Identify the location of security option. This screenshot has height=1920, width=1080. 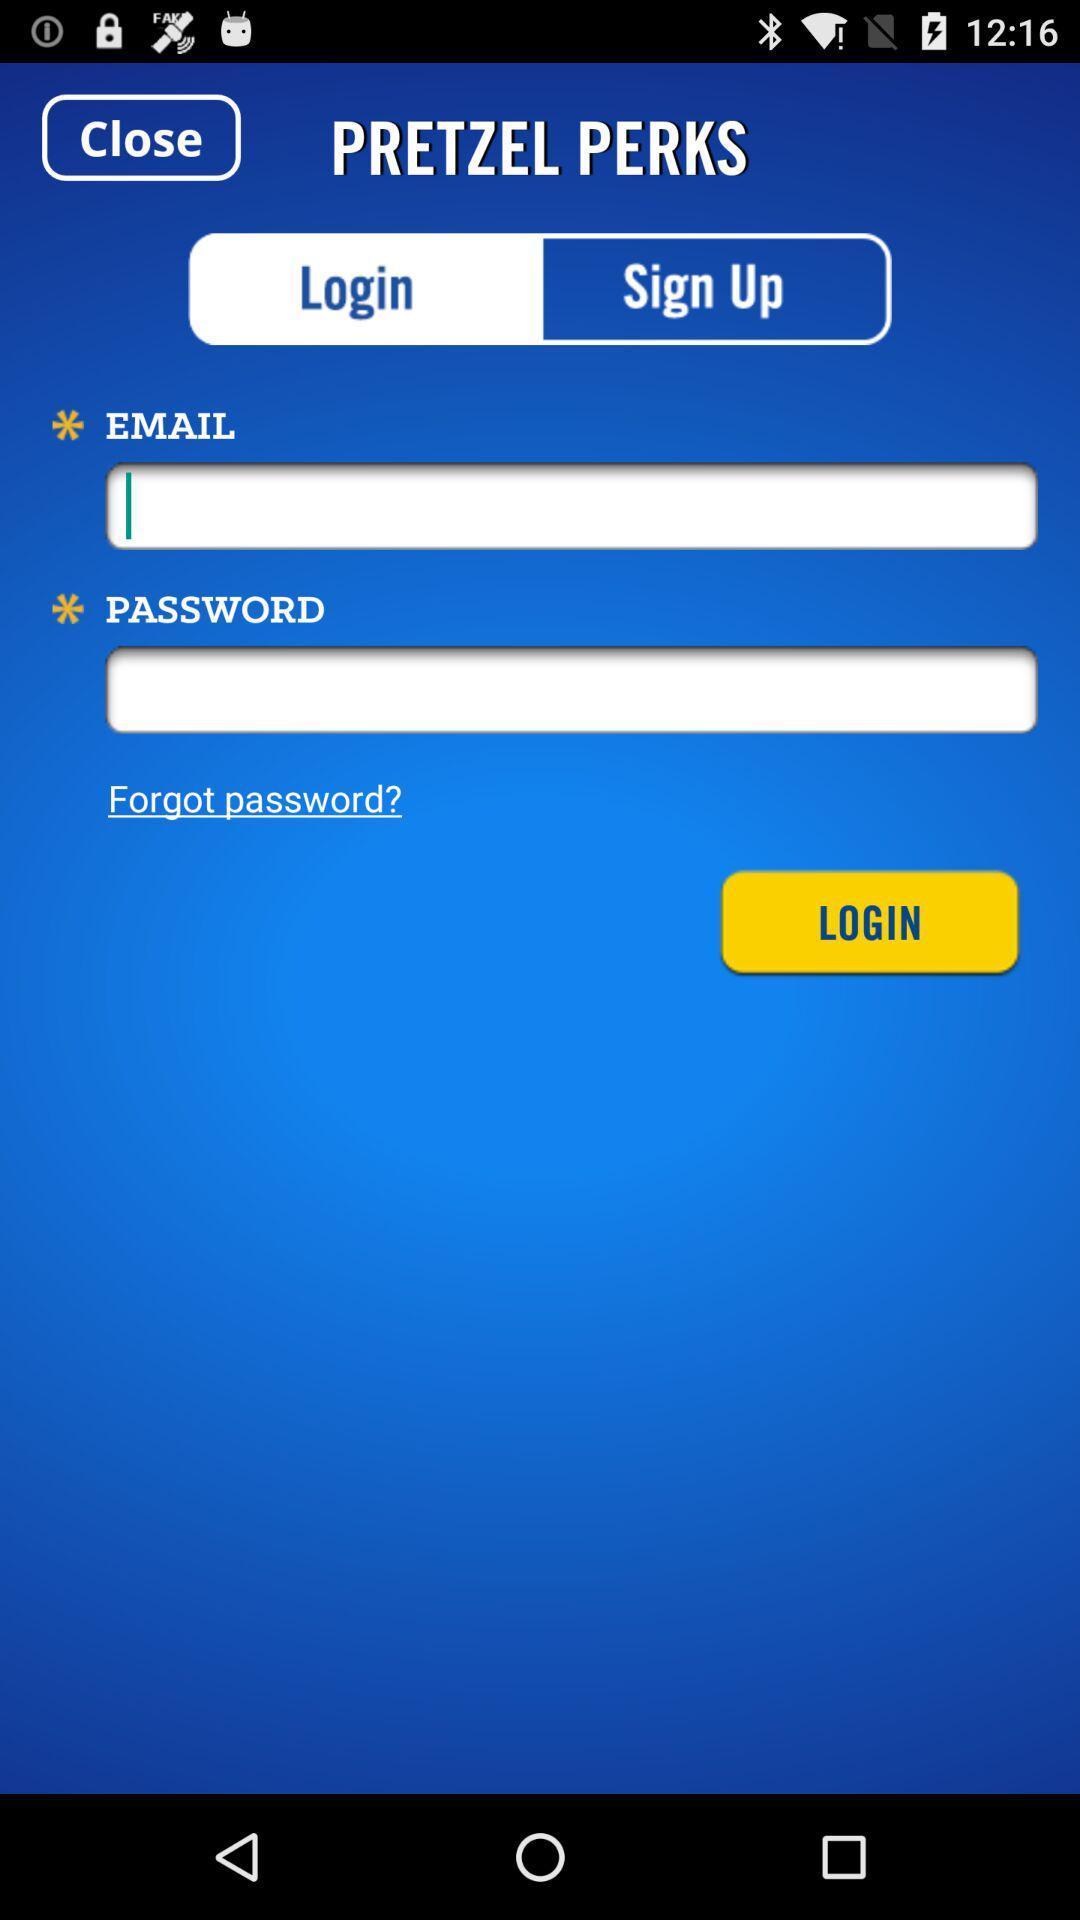
(364, 288).